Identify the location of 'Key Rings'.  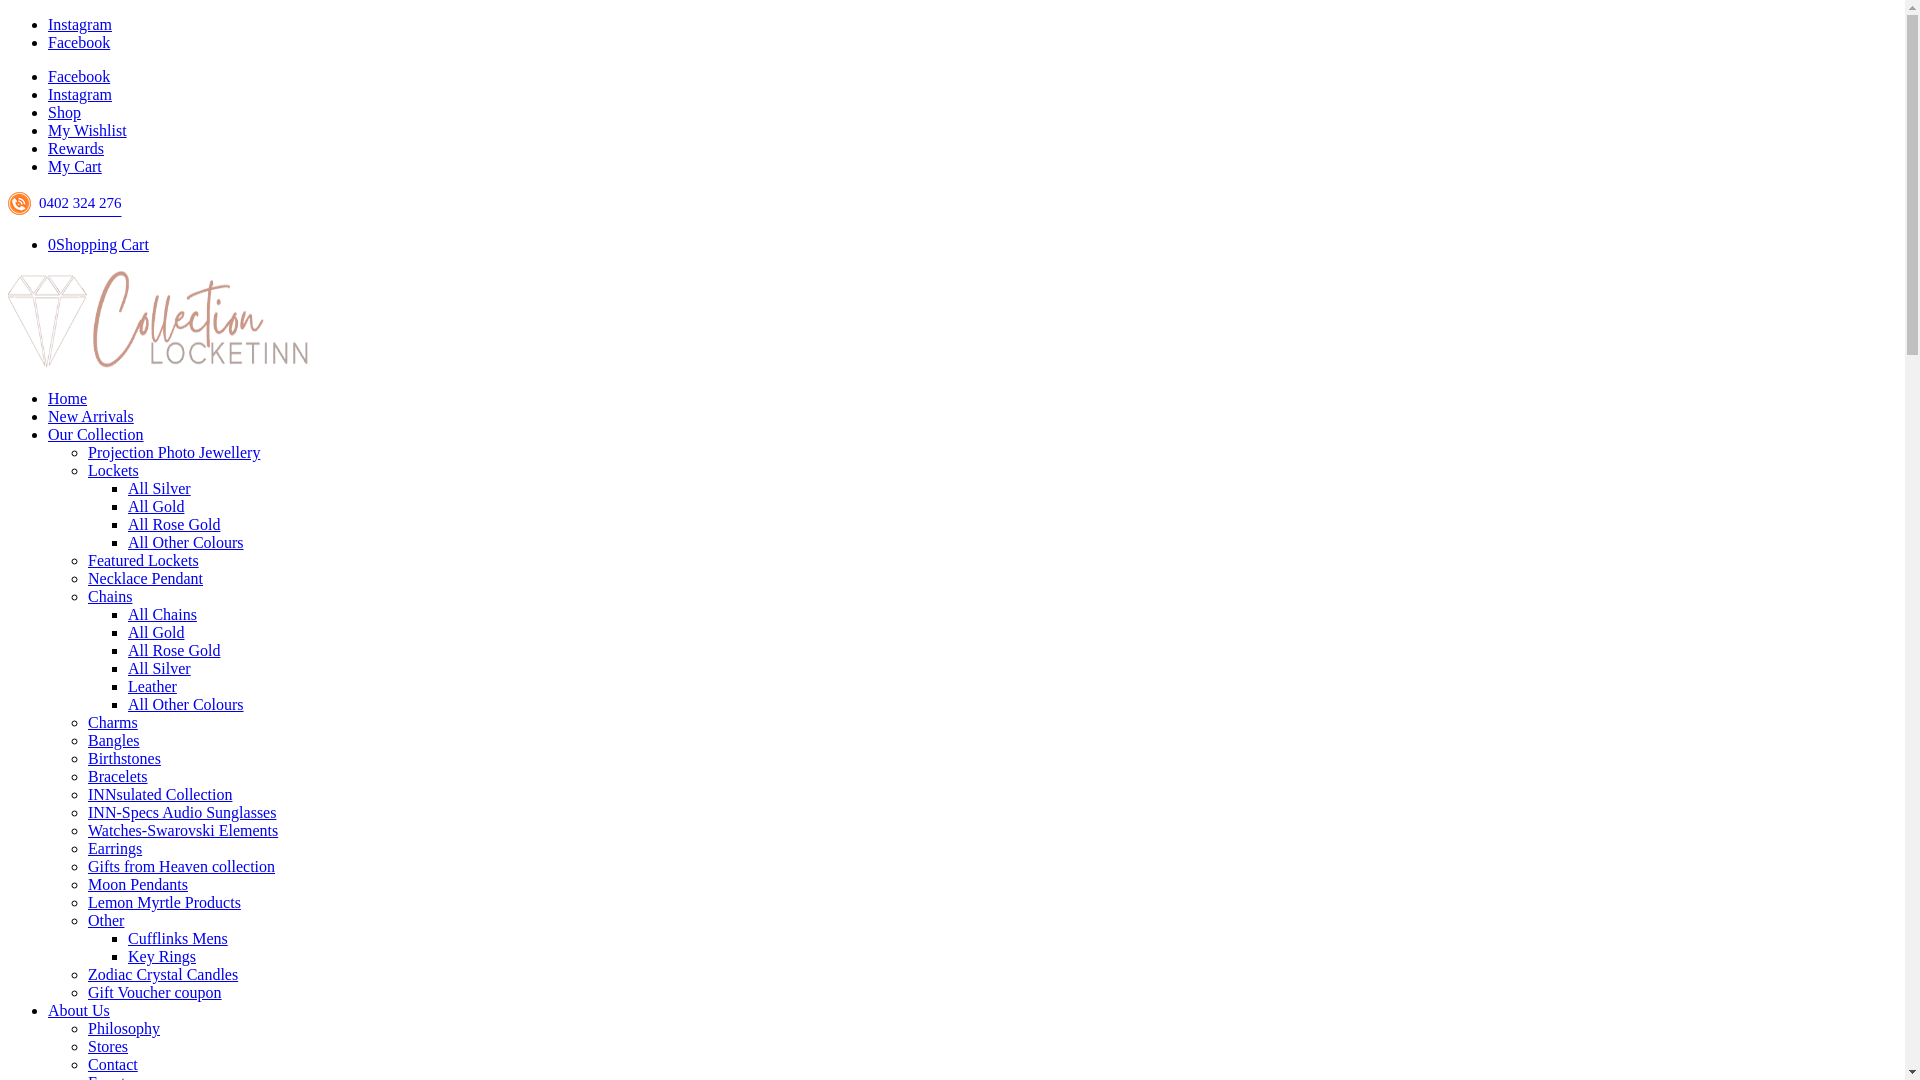
(162, 955).